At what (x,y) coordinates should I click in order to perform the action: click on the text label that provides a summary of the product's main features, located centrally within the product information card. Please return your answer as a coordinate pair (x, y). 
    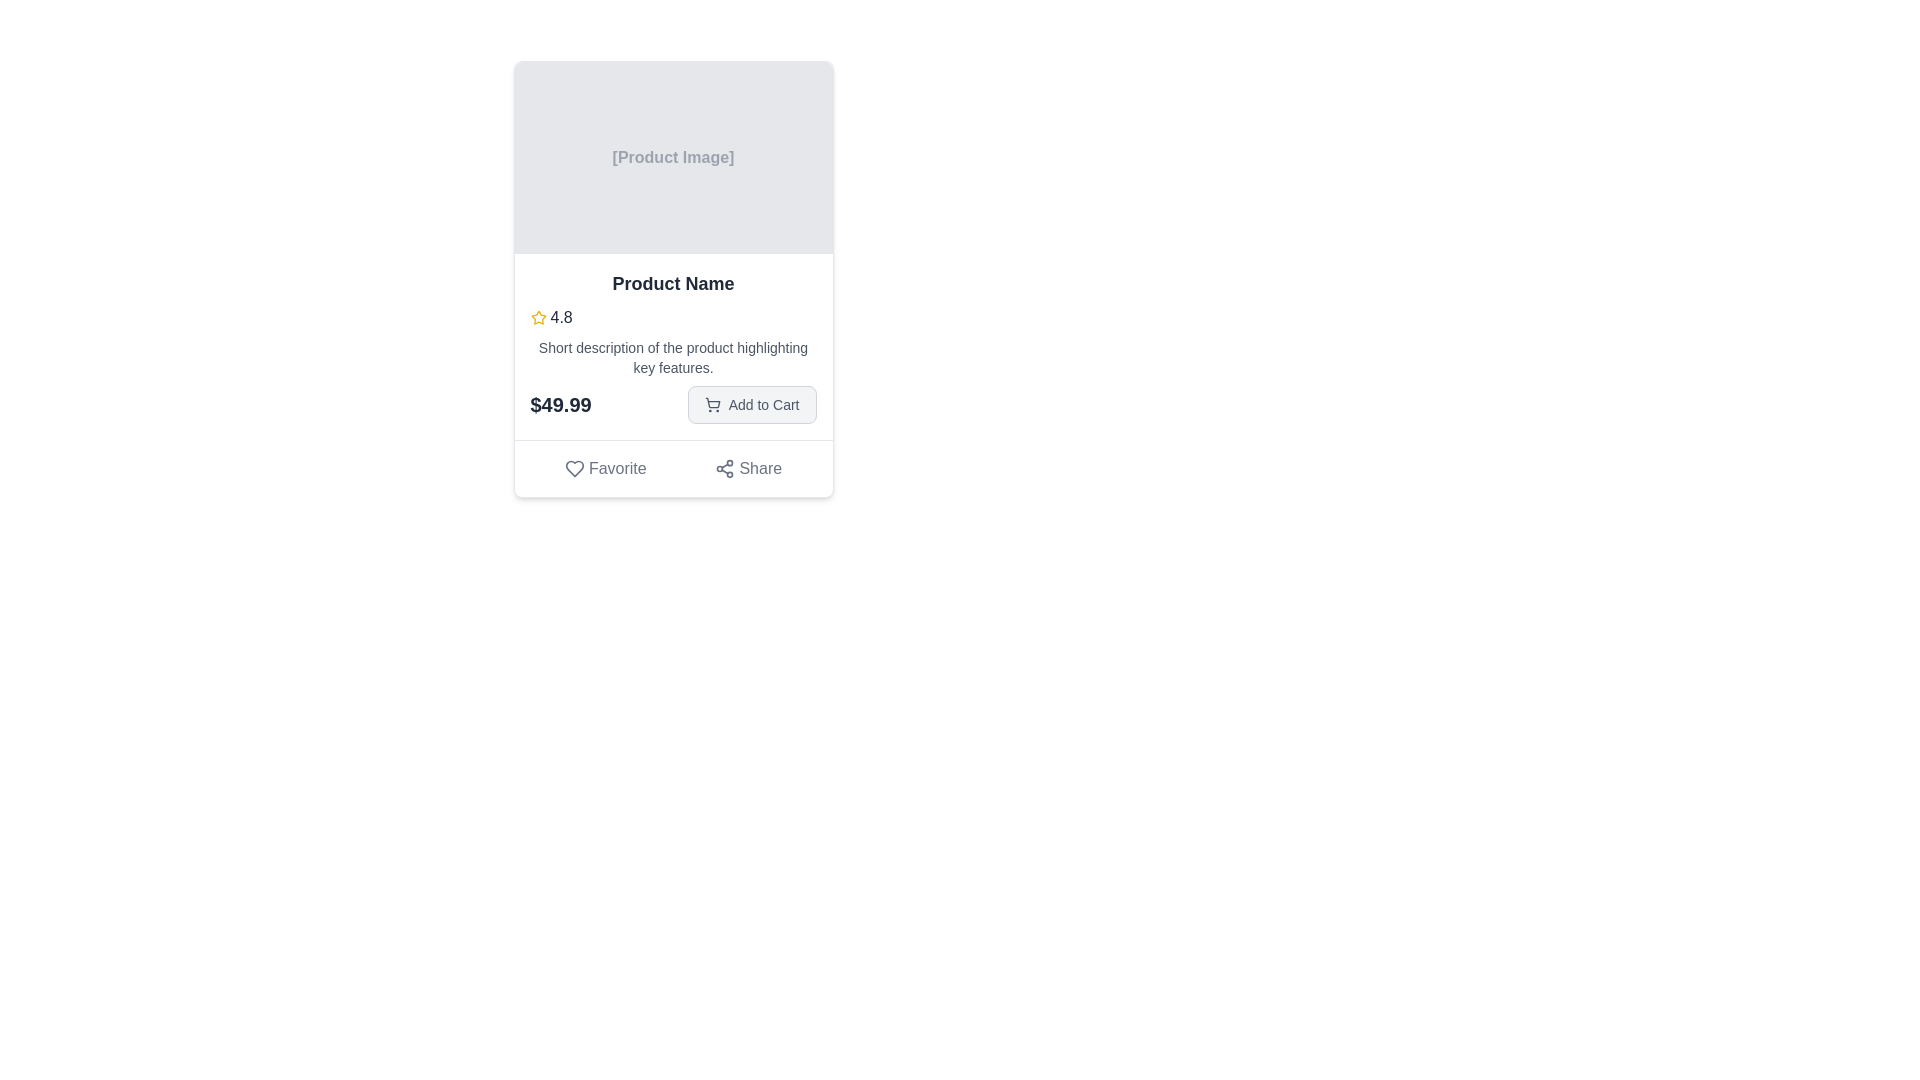
    Looking at the image, I should click on (673, 357).